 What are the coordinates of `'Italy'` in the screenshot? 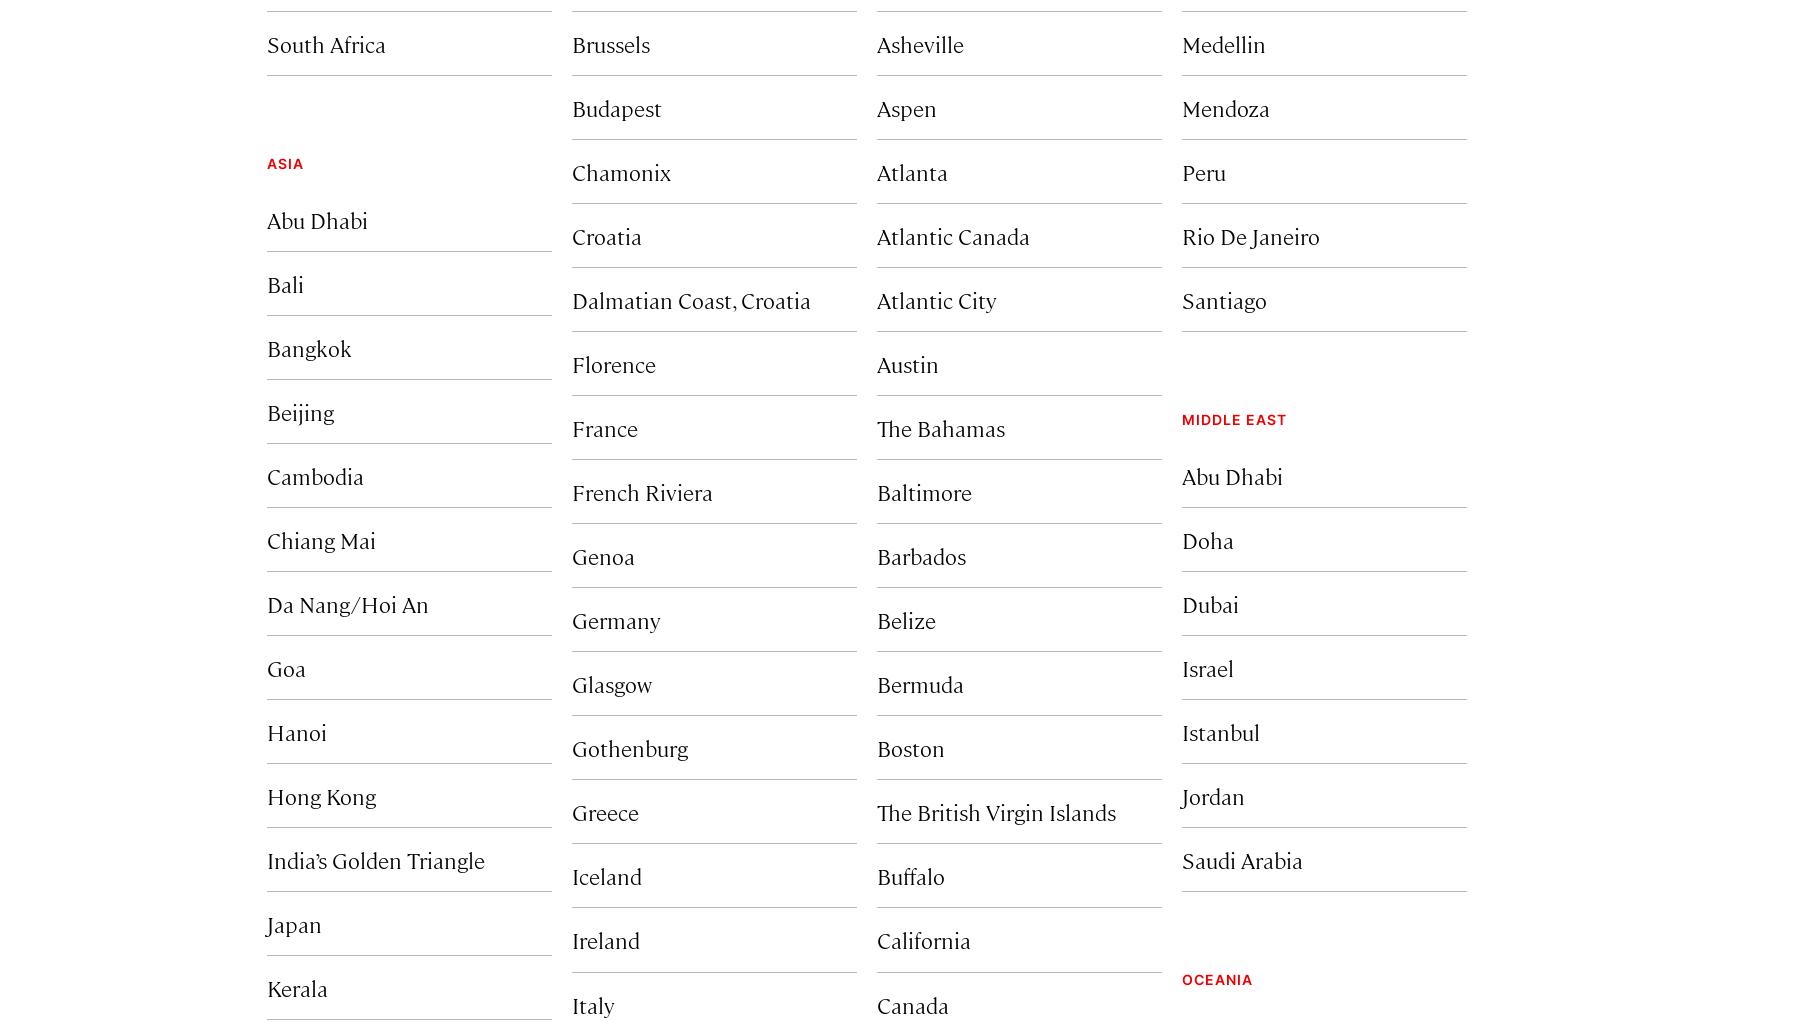 It's located at (593, 1003).